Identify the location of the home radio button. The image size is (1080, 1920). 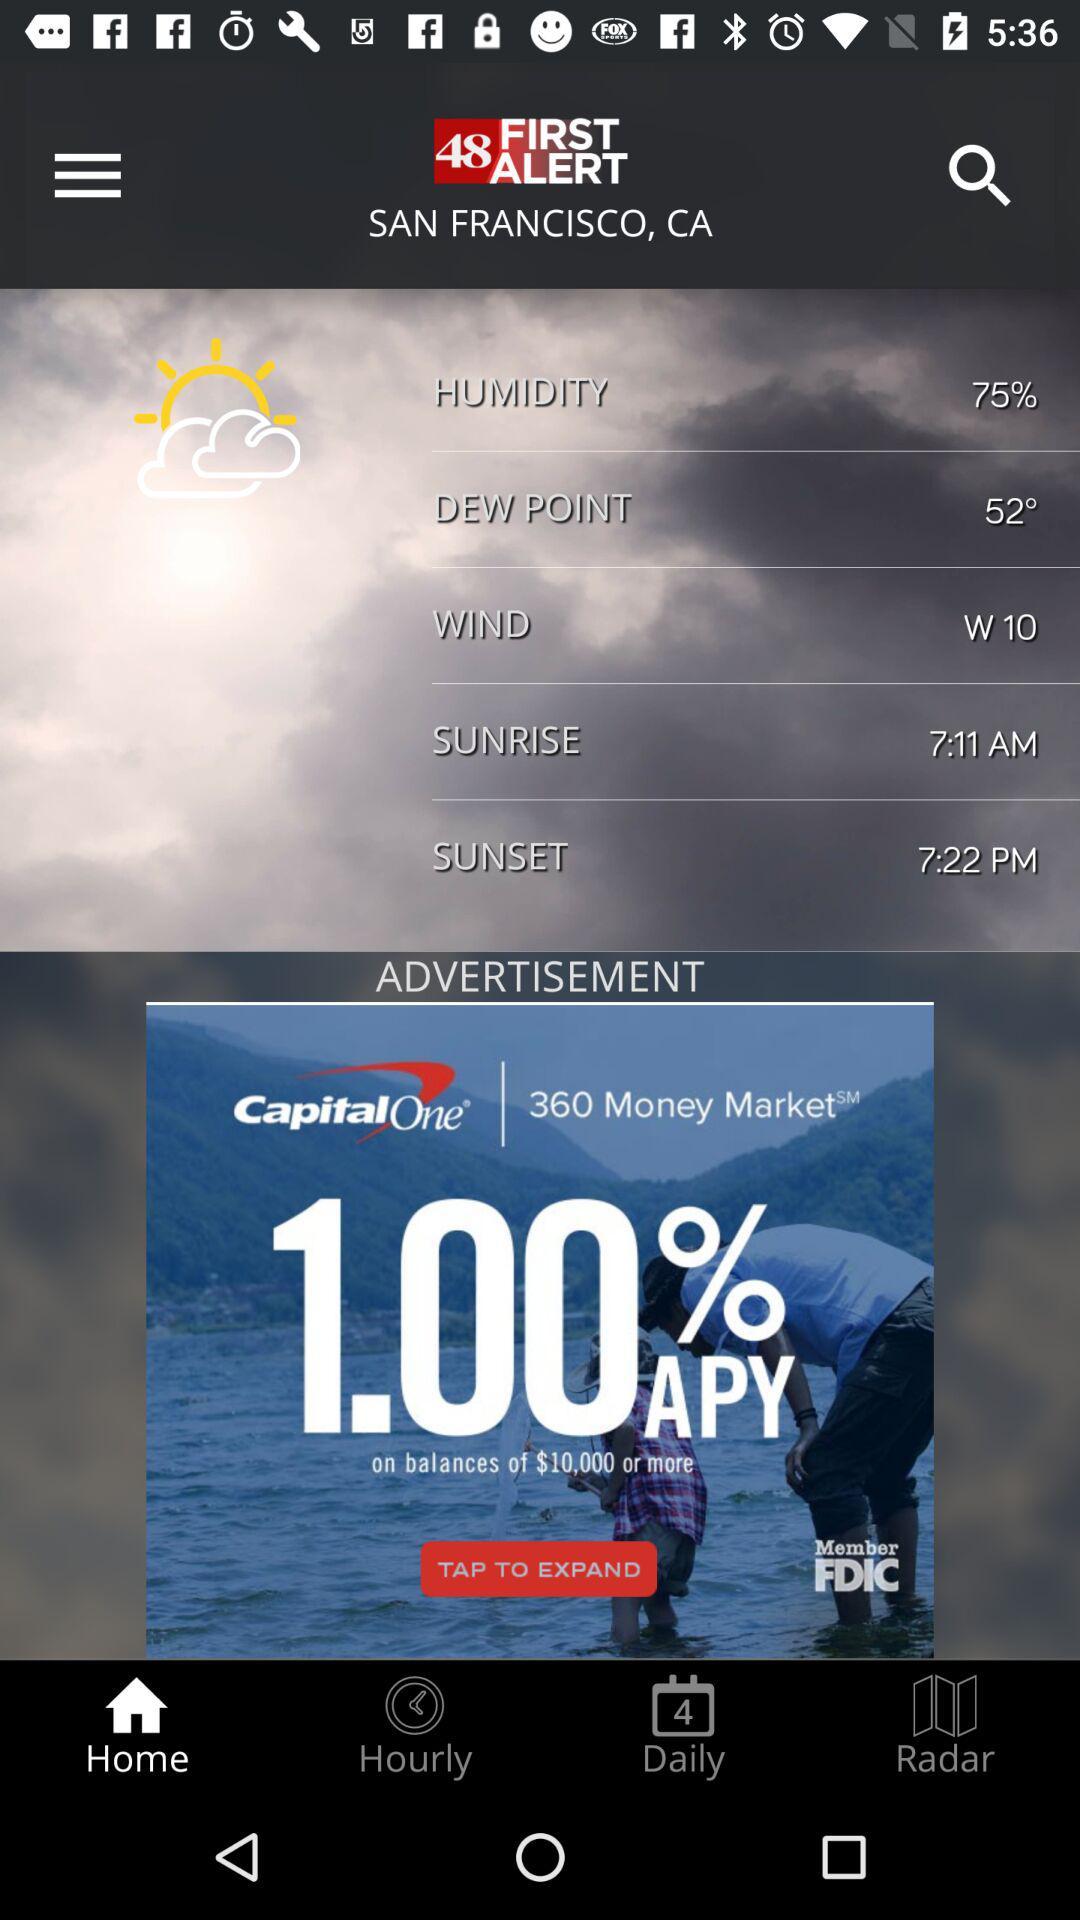
(135, 1726).